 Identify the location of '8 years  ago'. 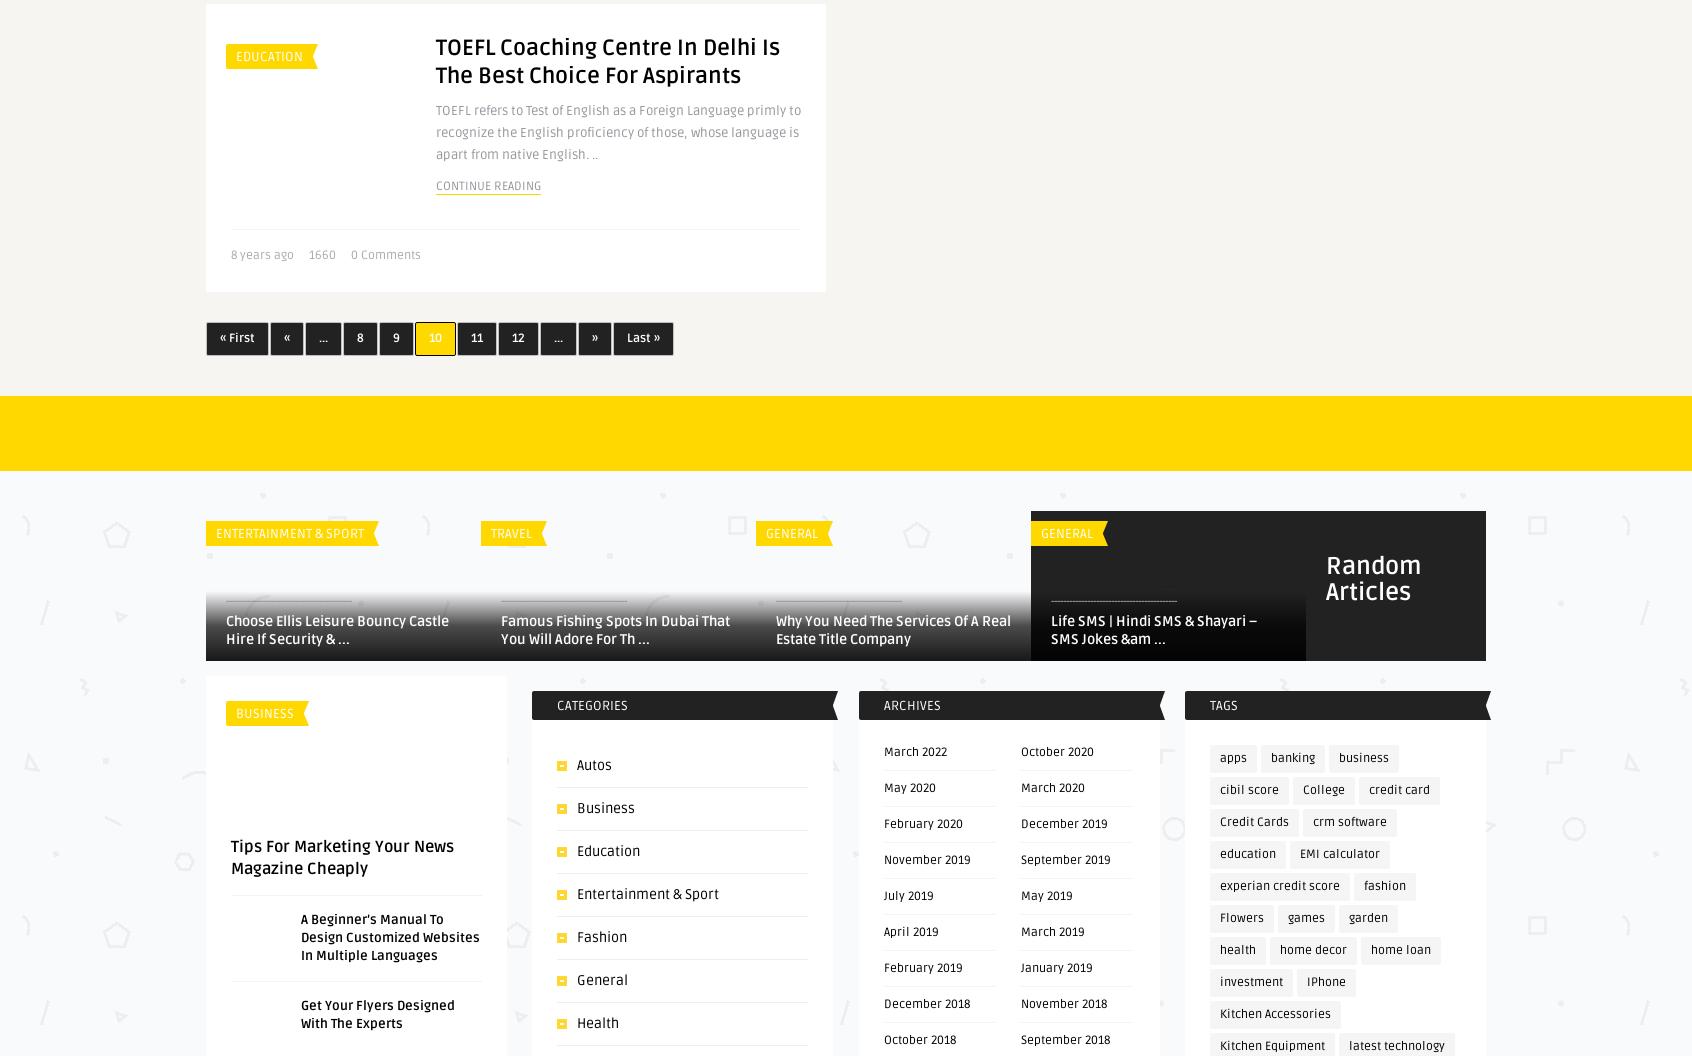
(262, 254).